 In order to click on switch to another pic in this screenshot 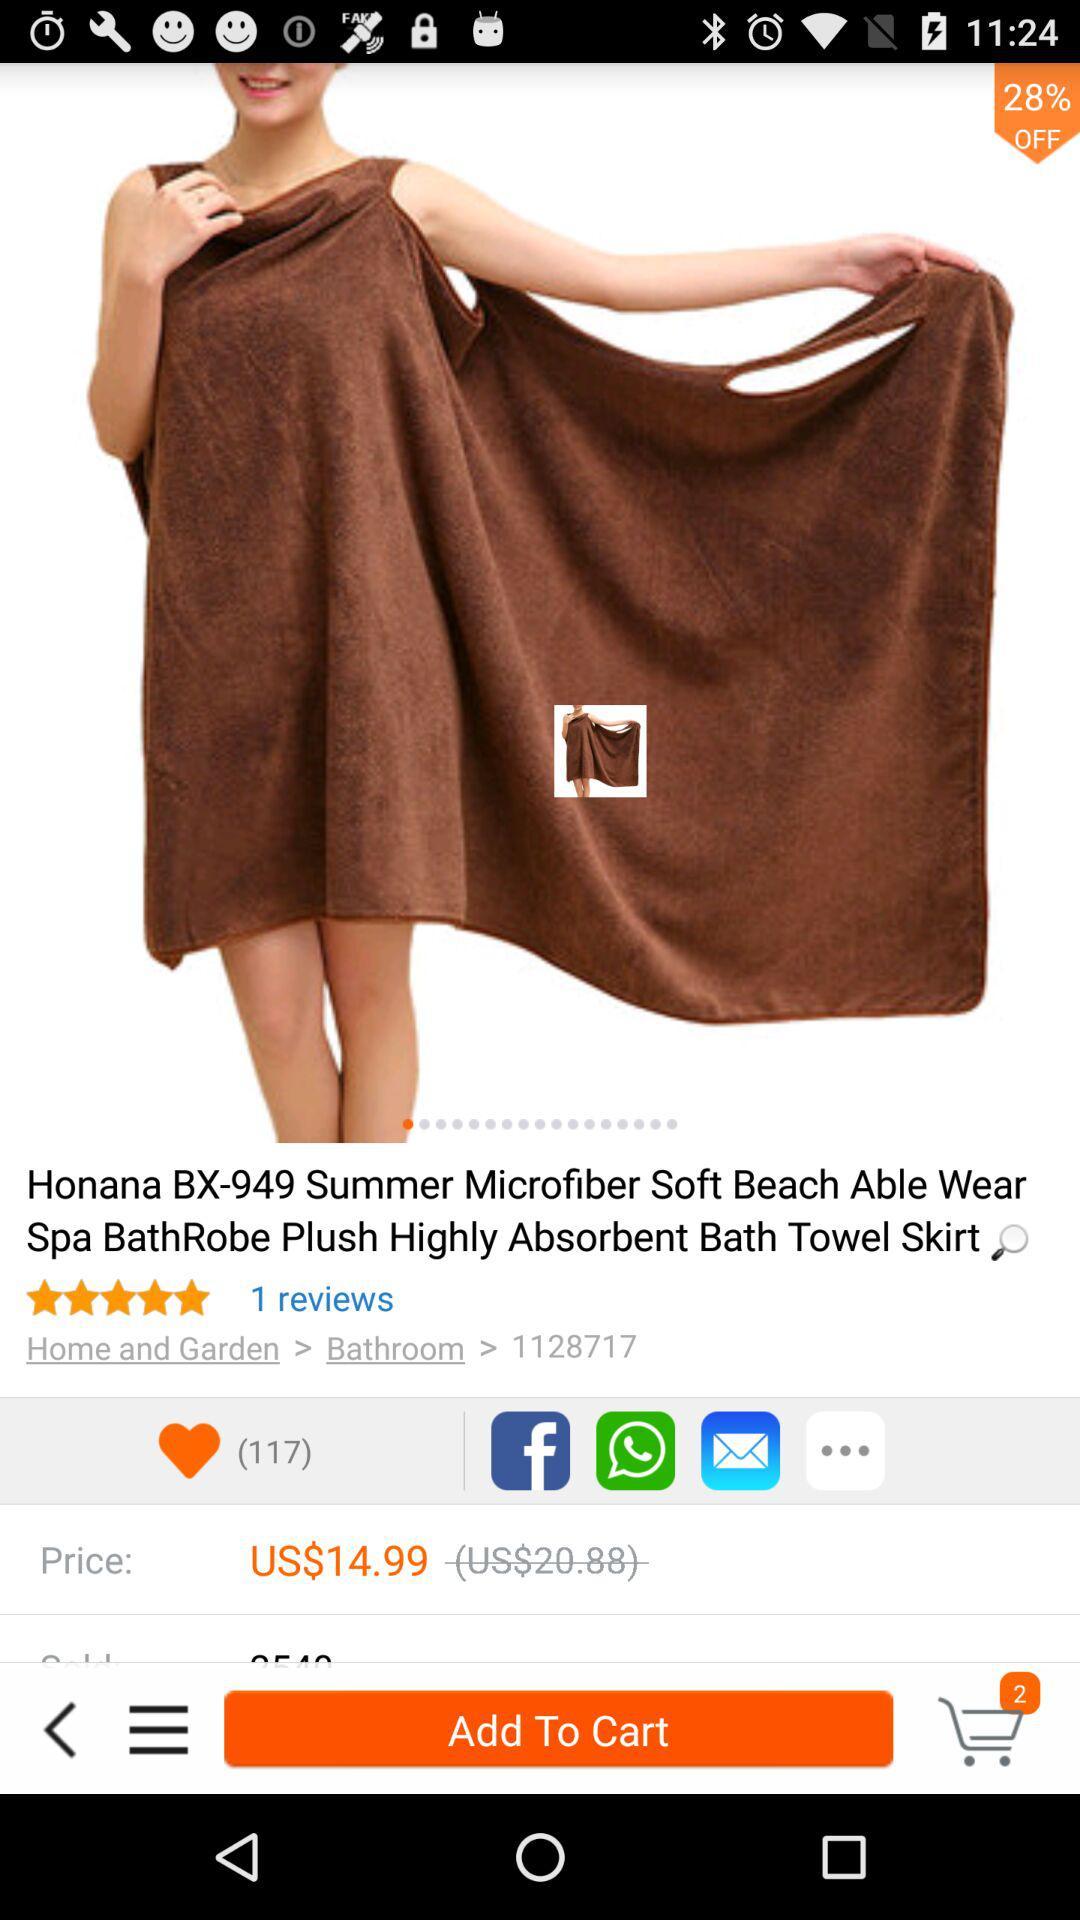, I will do `click(639, 1124)`.